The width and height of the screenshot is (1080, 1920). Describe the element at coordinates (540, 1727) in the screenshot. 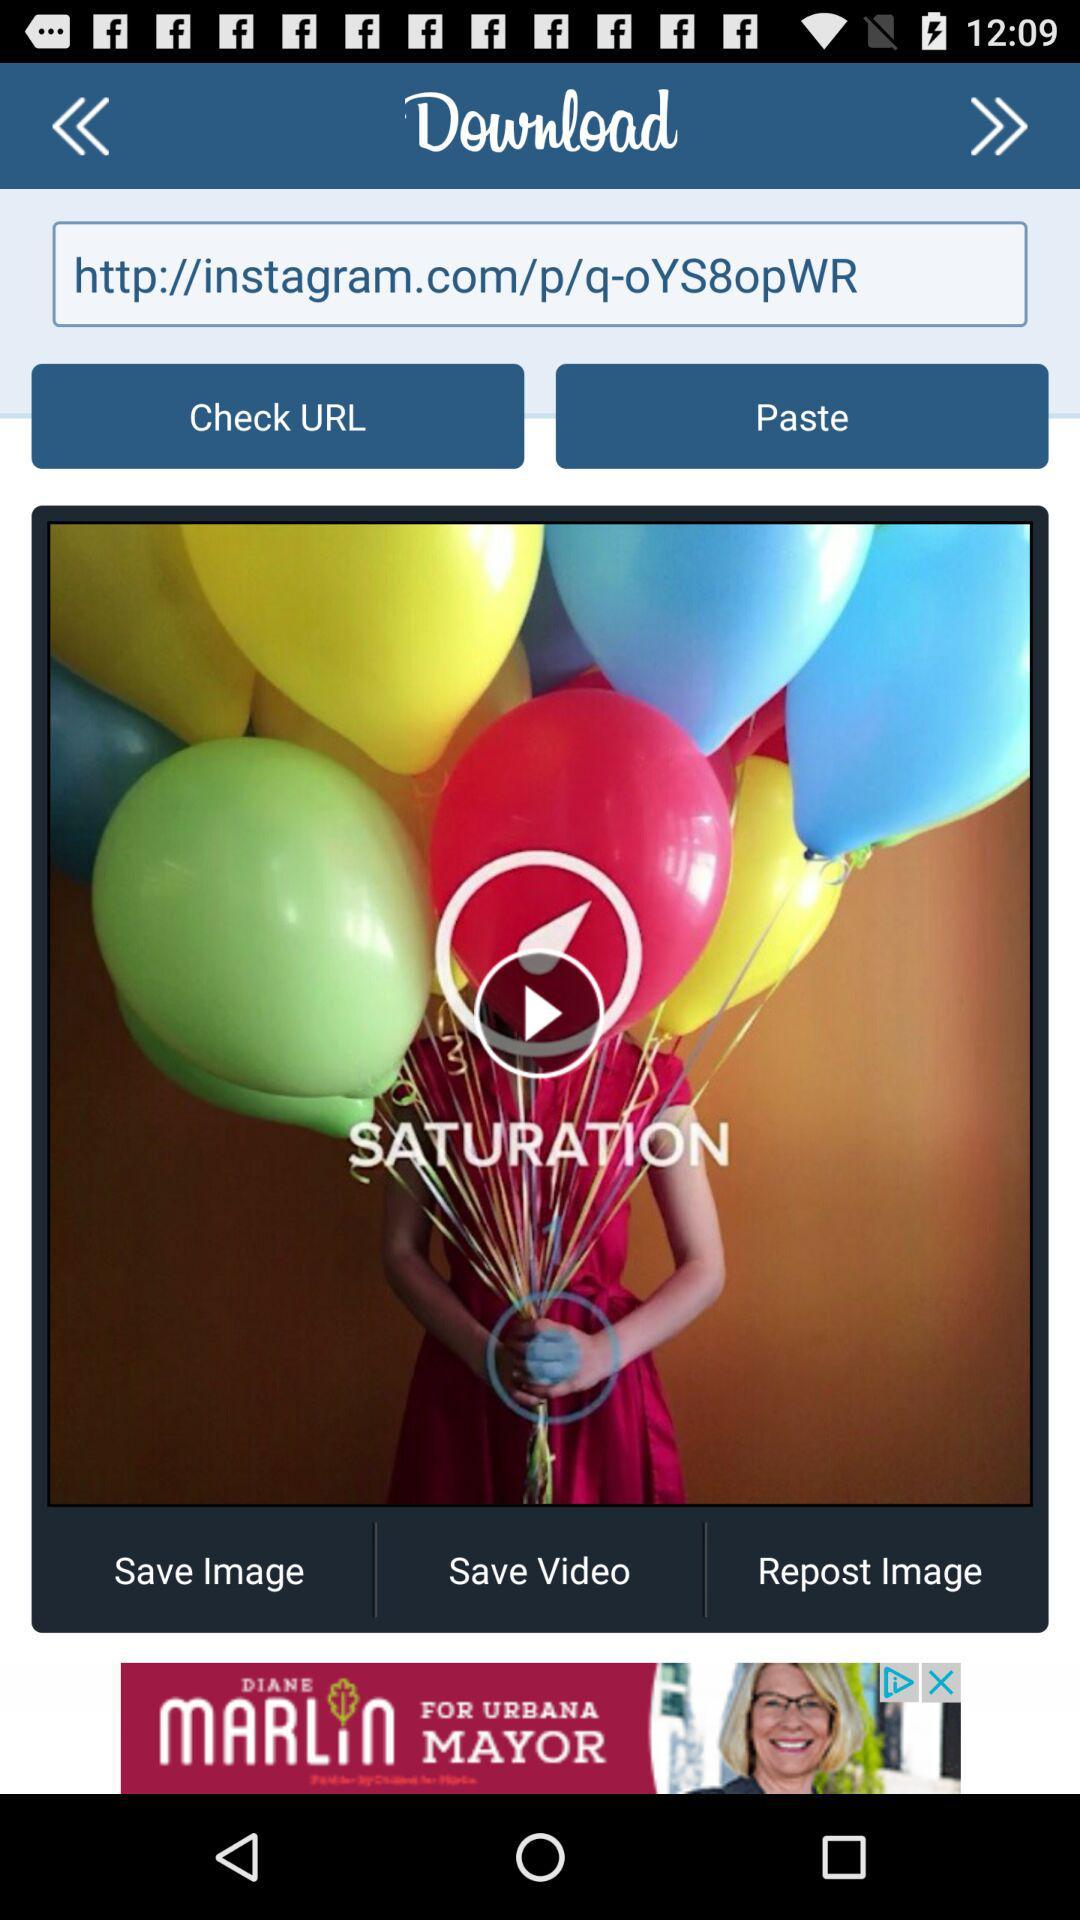

I see `open advertisement` at that location.